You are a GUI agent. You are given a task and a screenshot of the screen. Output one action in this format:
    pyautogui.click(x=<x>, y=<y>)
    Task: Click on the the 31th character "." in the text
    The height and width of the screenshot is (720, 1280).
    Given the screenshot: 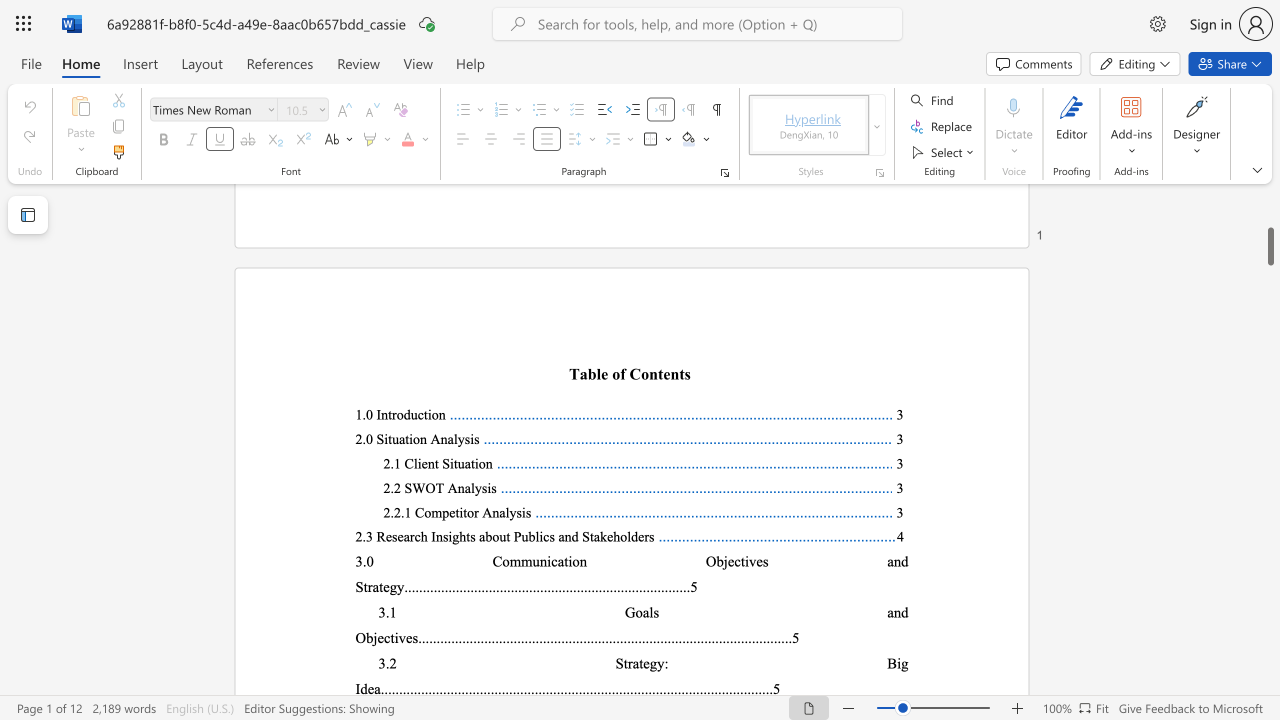 What is the action you would take?
    pyautogui.click(x=516, y=586)
    